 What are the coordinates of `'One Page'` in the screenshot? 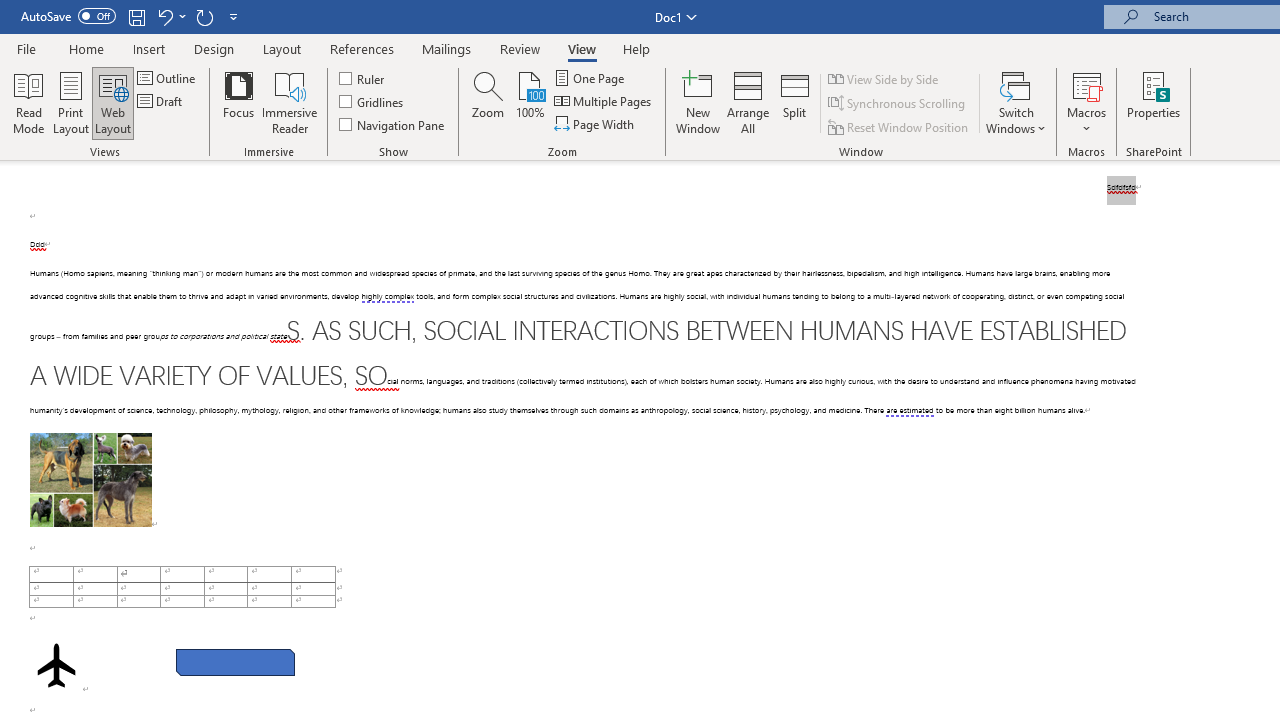 It's located at (589, 77).